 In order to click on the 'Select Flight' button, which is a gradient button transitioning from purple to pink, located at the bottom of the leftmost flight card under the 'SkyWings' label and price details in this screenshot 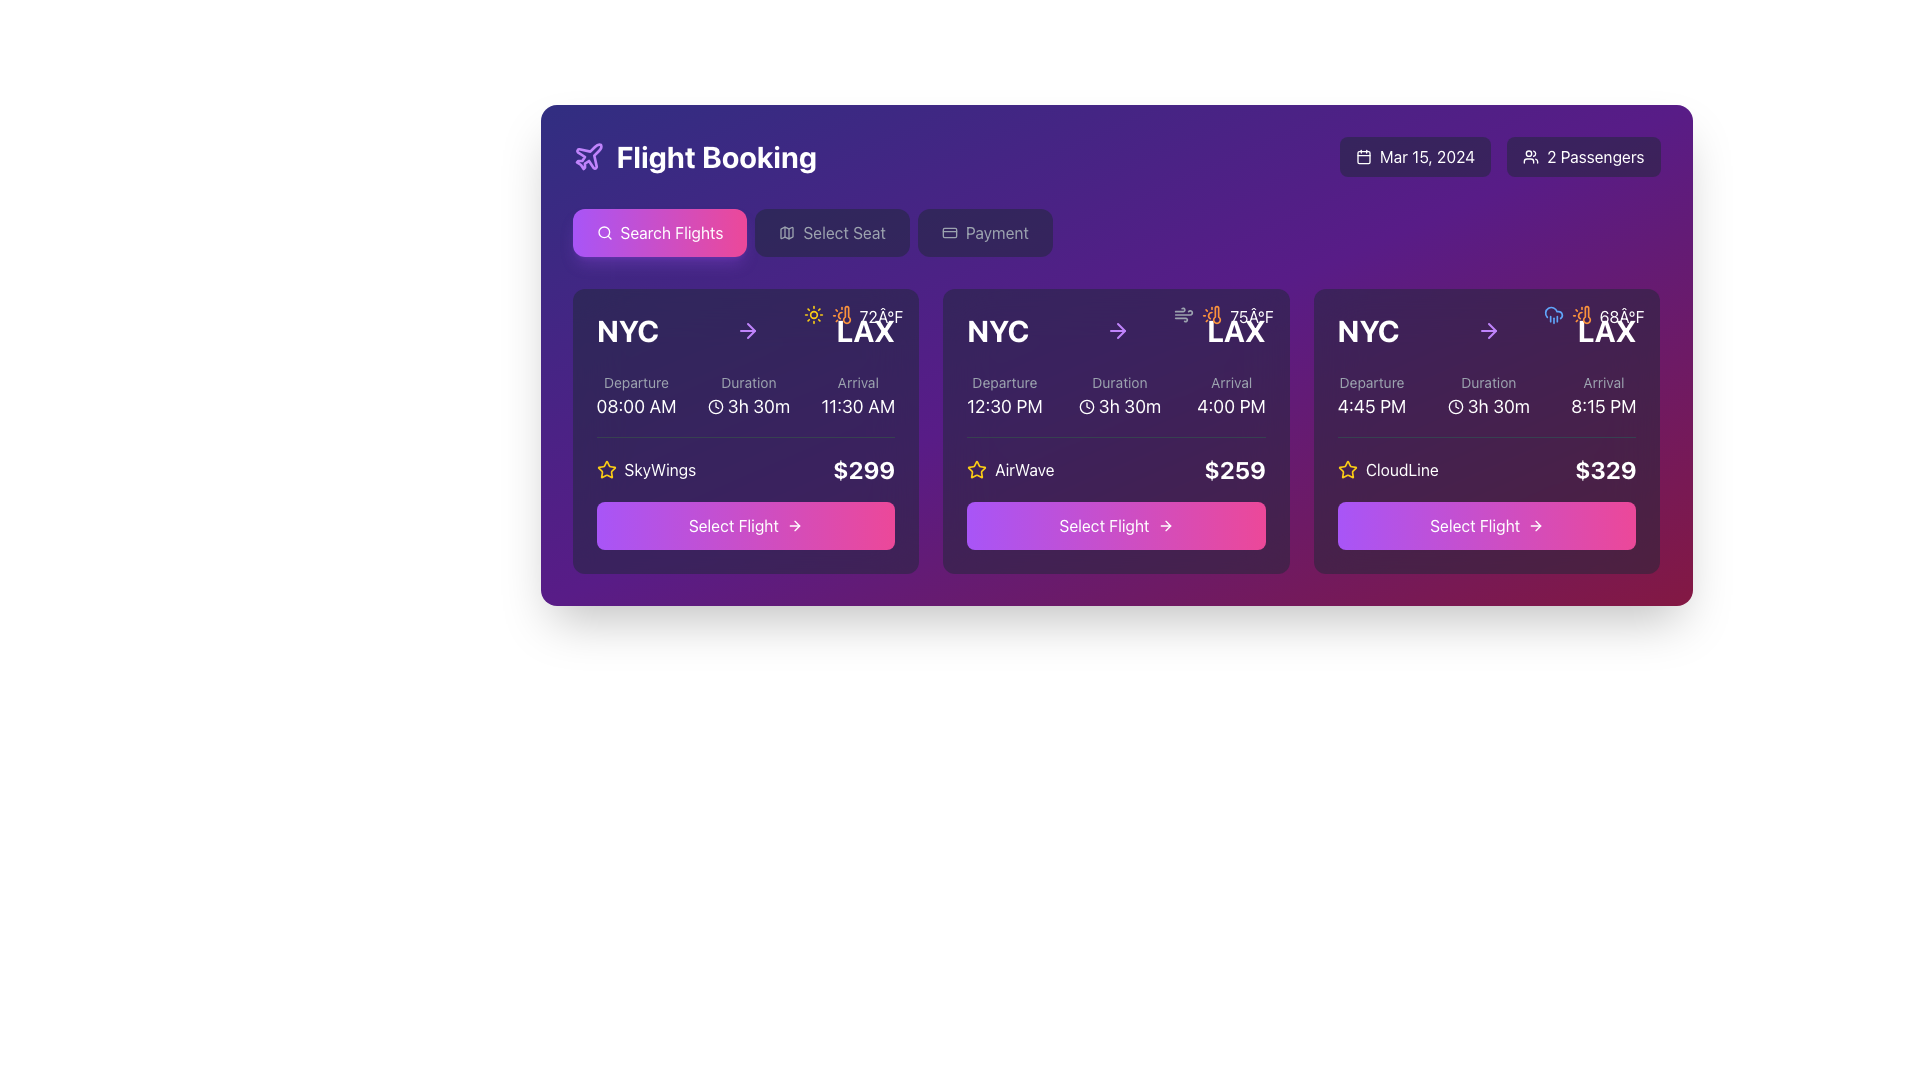, I will do `click(744, 524)`.